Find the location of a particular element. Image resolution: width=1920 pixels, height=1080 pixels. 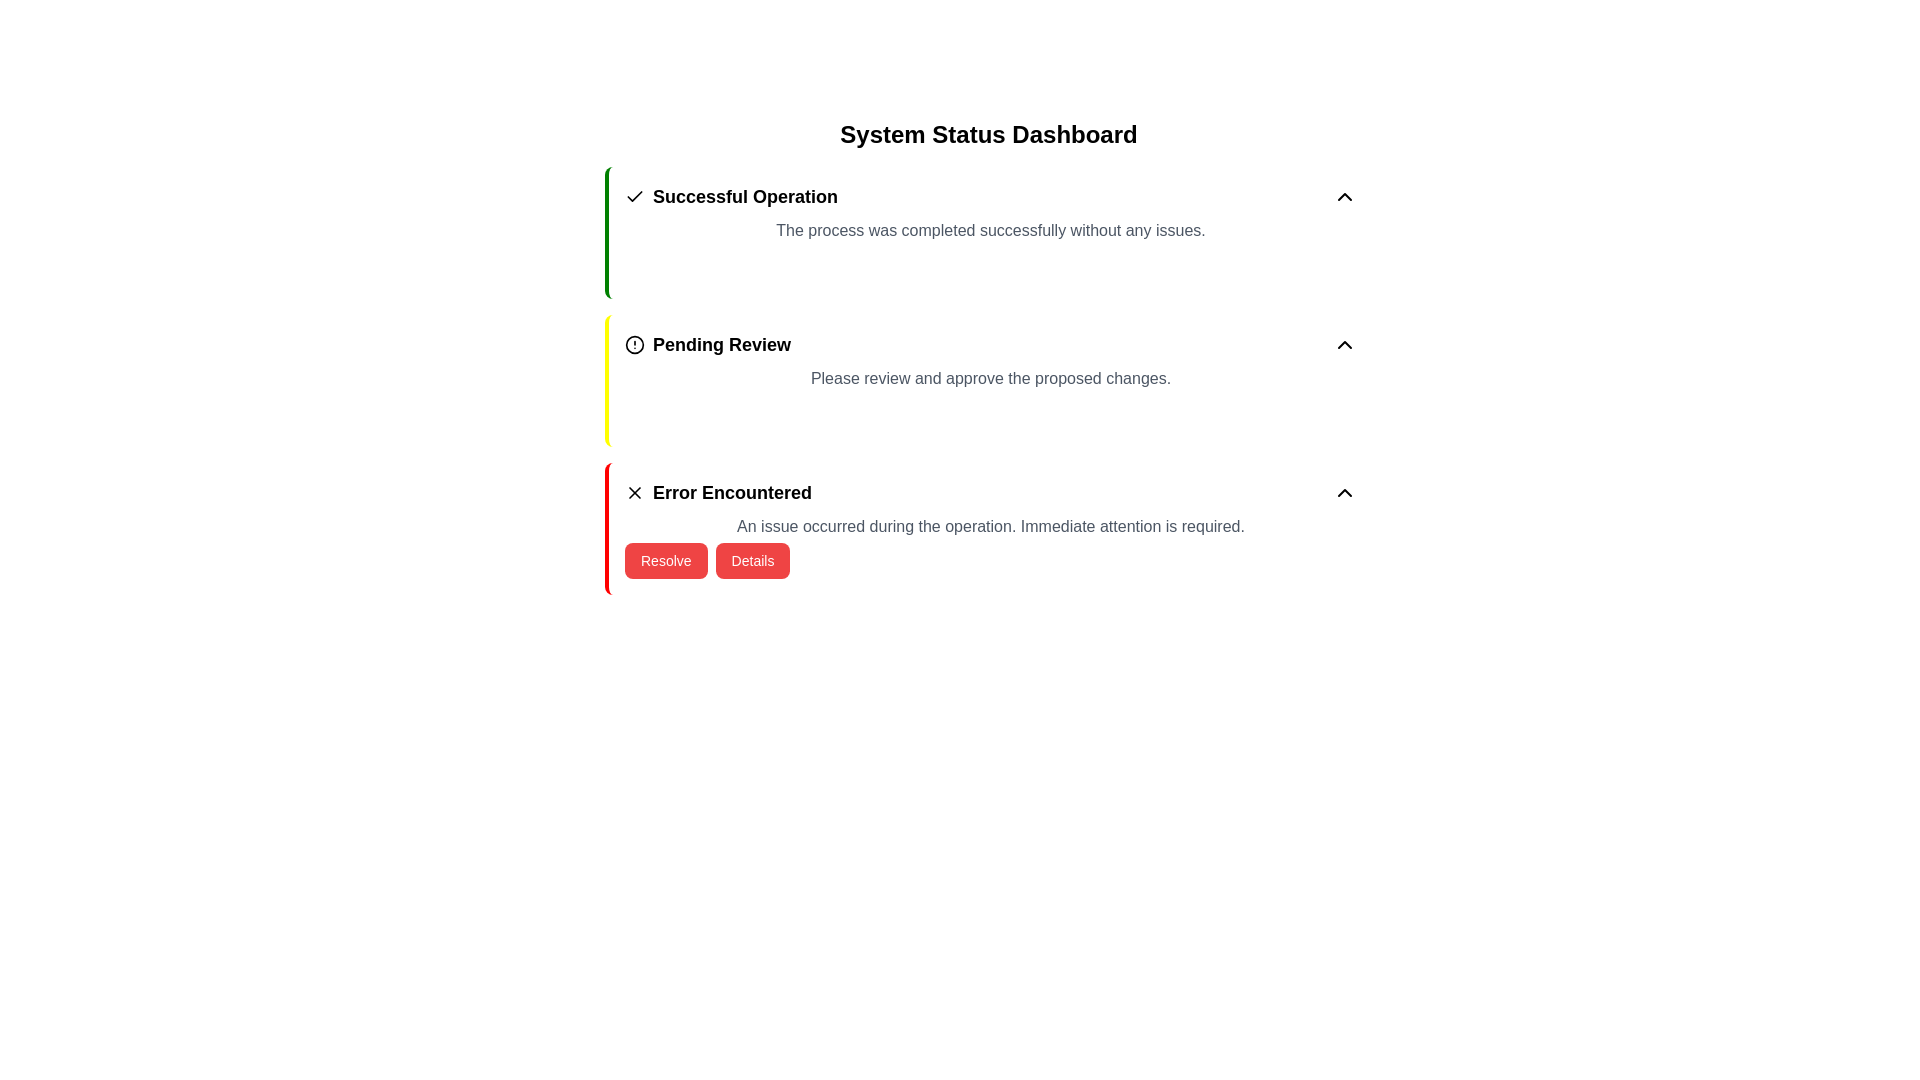

text from the main title label located at the top of the dashboard section is located at coordinates (988, 135).